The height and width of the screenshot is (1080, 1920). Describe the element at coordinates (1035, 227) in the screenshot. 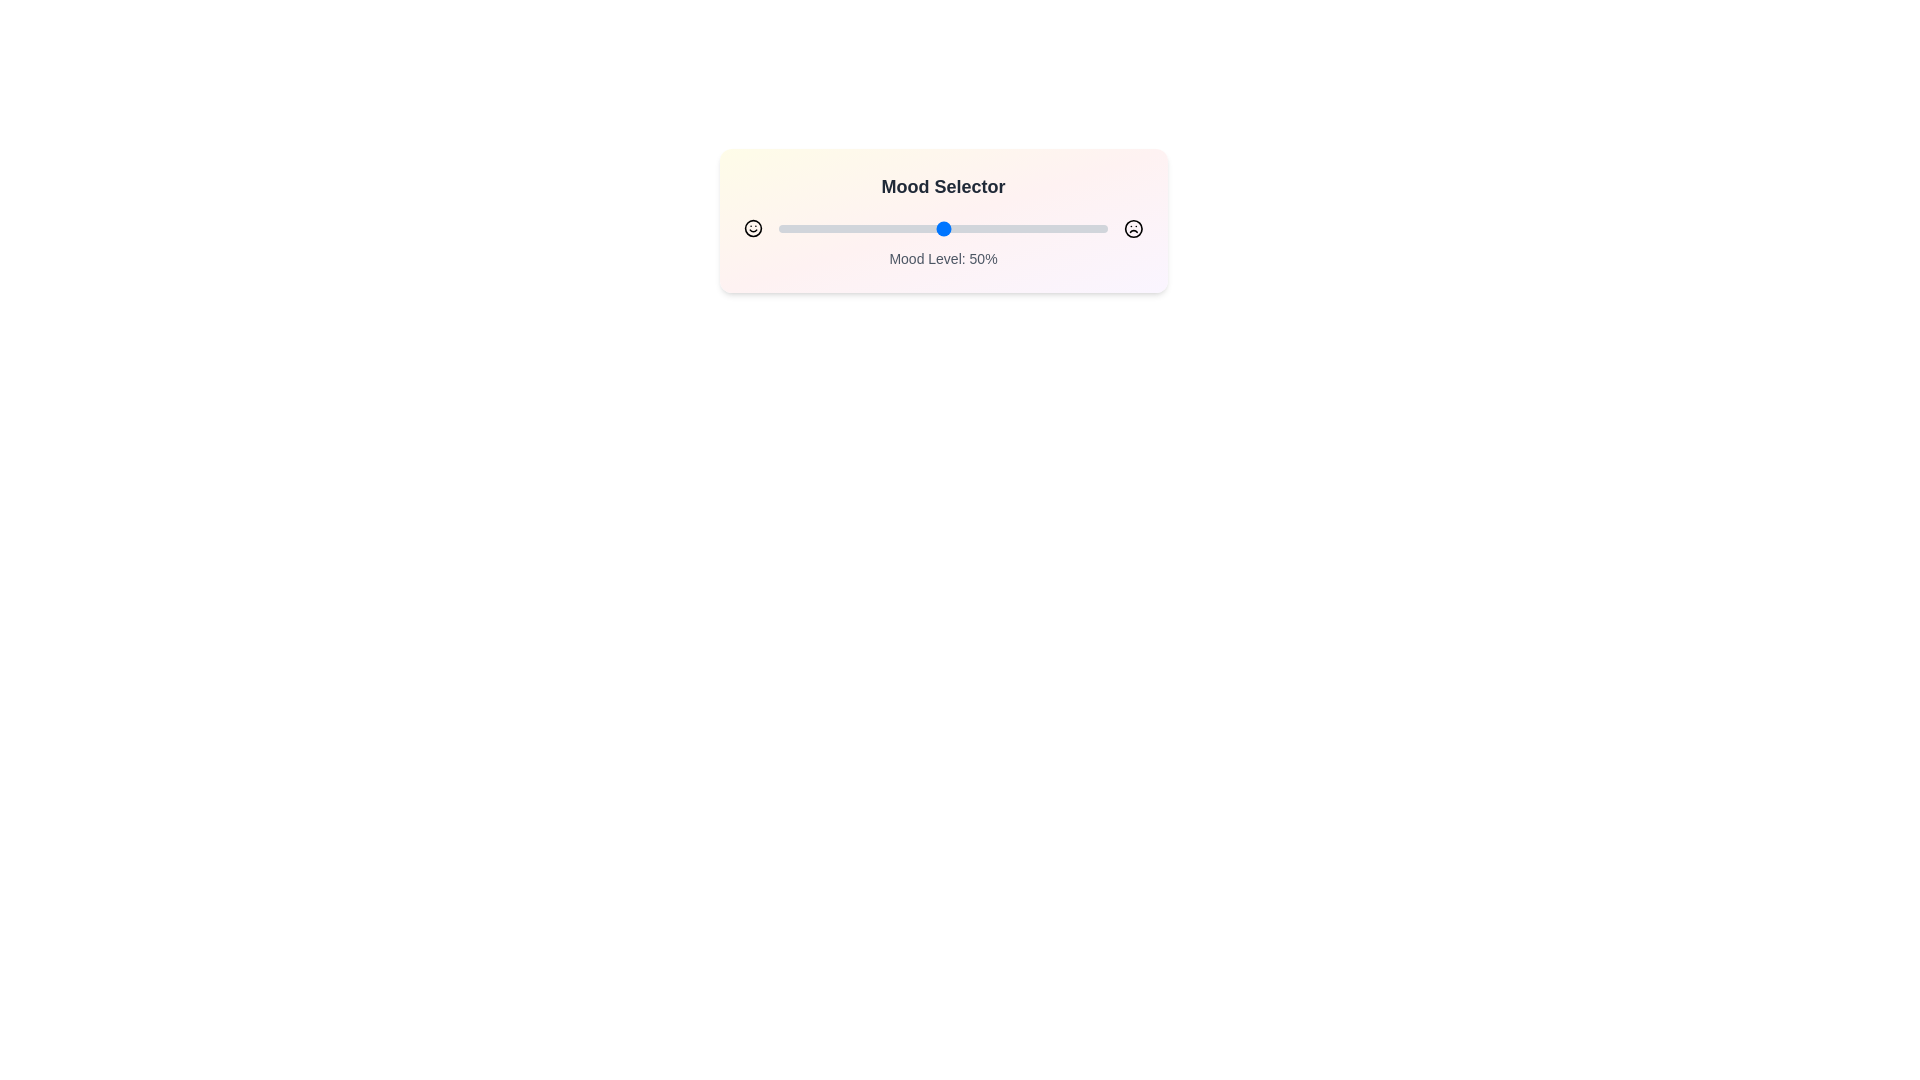

I see `the mood slider to set the mood level to 78` at that location.